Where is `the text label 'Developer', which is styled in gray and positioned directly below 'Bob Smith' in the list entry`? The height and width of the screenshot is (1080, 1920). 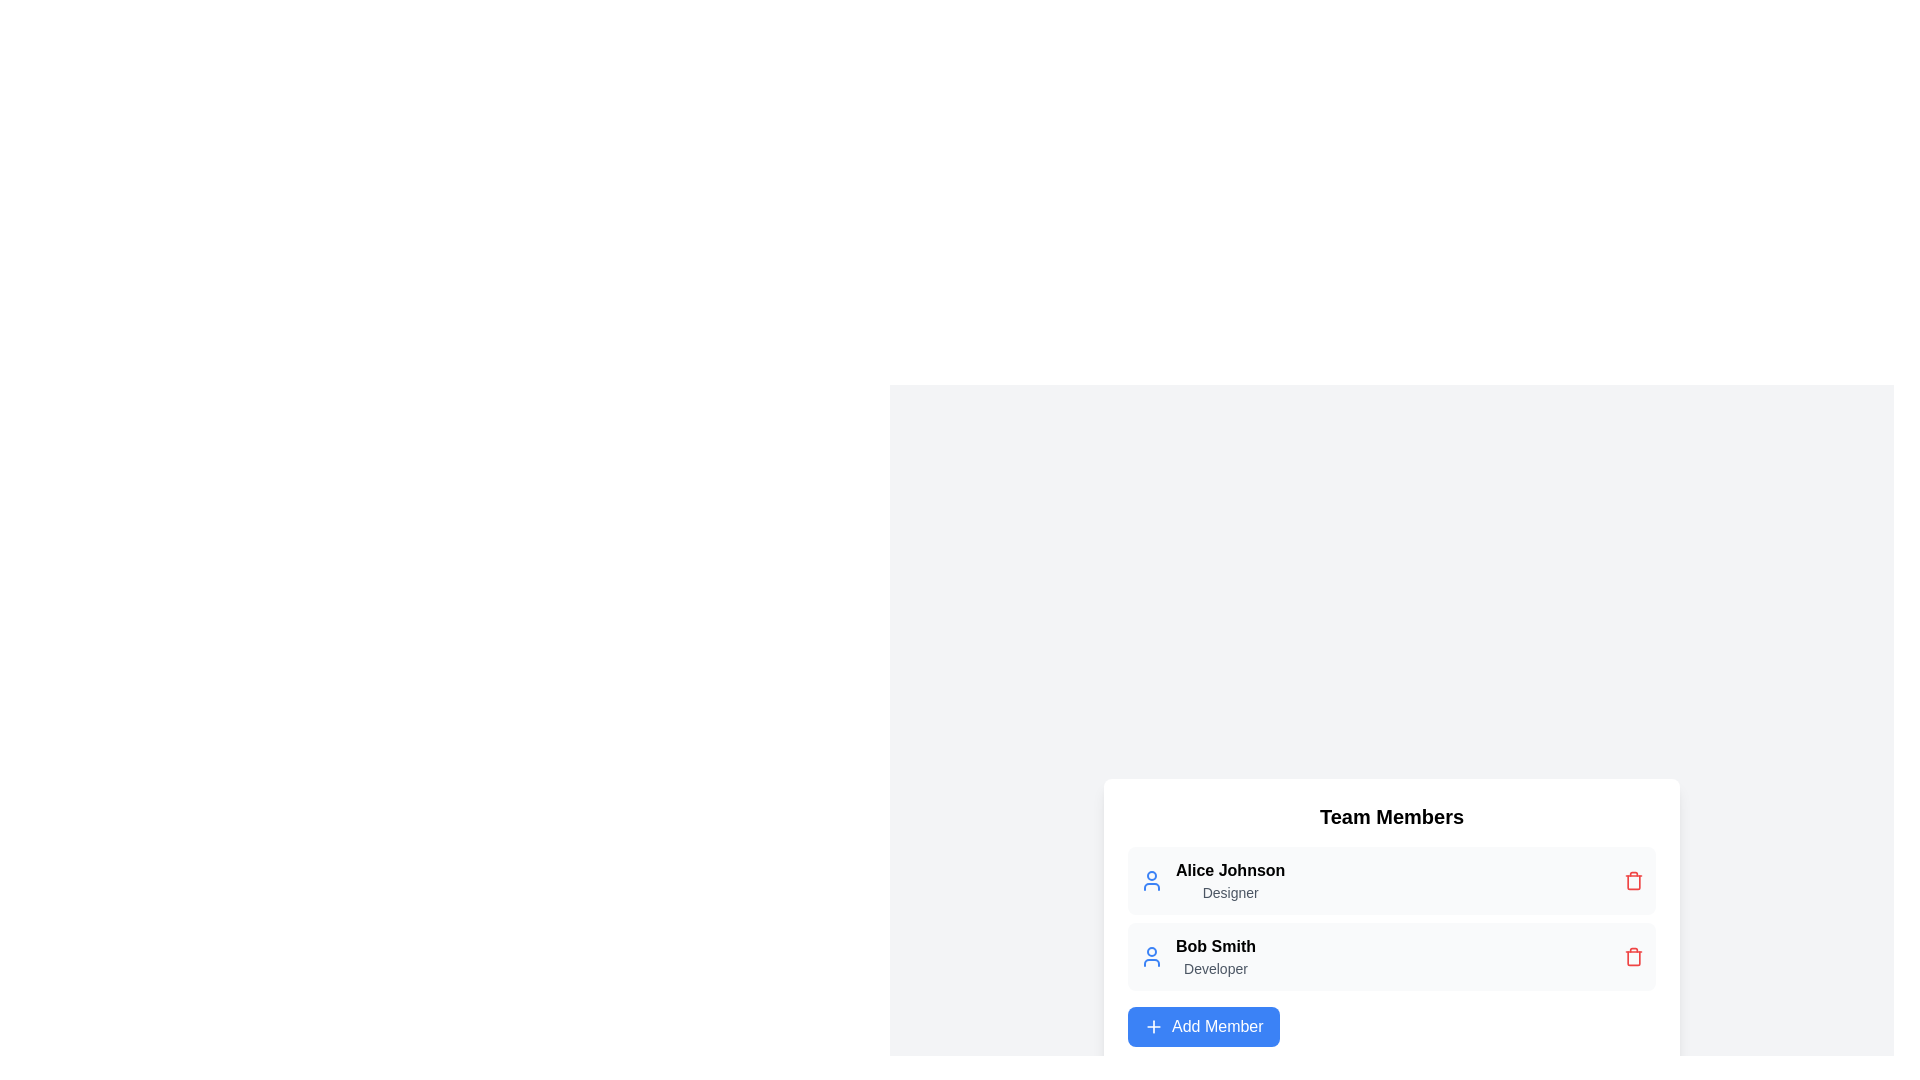
the text label 'Developer', which is styled in gray and positioned directly below 'Bob Smith' in the list entry is located at coordinates (1214, 967).